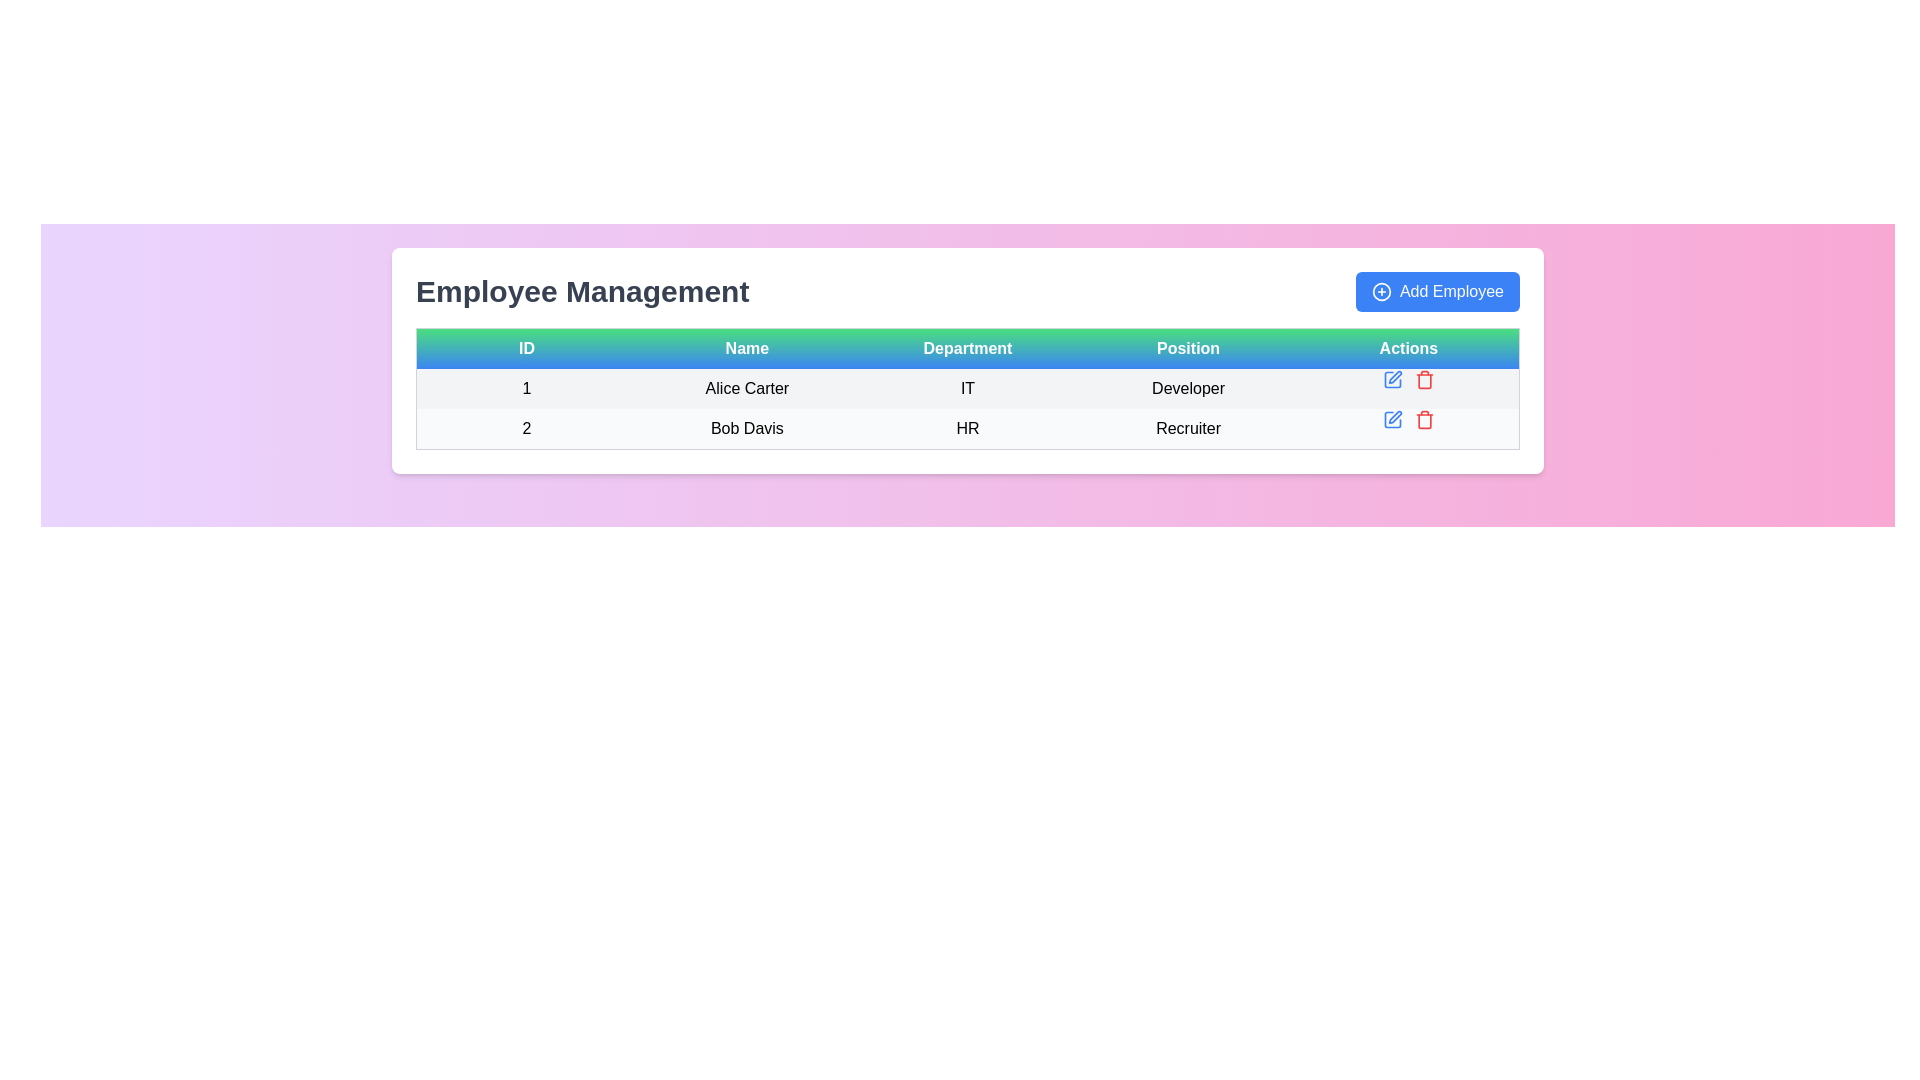 This screenshot has width=1920, height=1080. Describe the element at coordinates (746, 389) in the screenshot. I see `label displaying the name 'Alice Carter' in the second column of the first row of the table` at that location.